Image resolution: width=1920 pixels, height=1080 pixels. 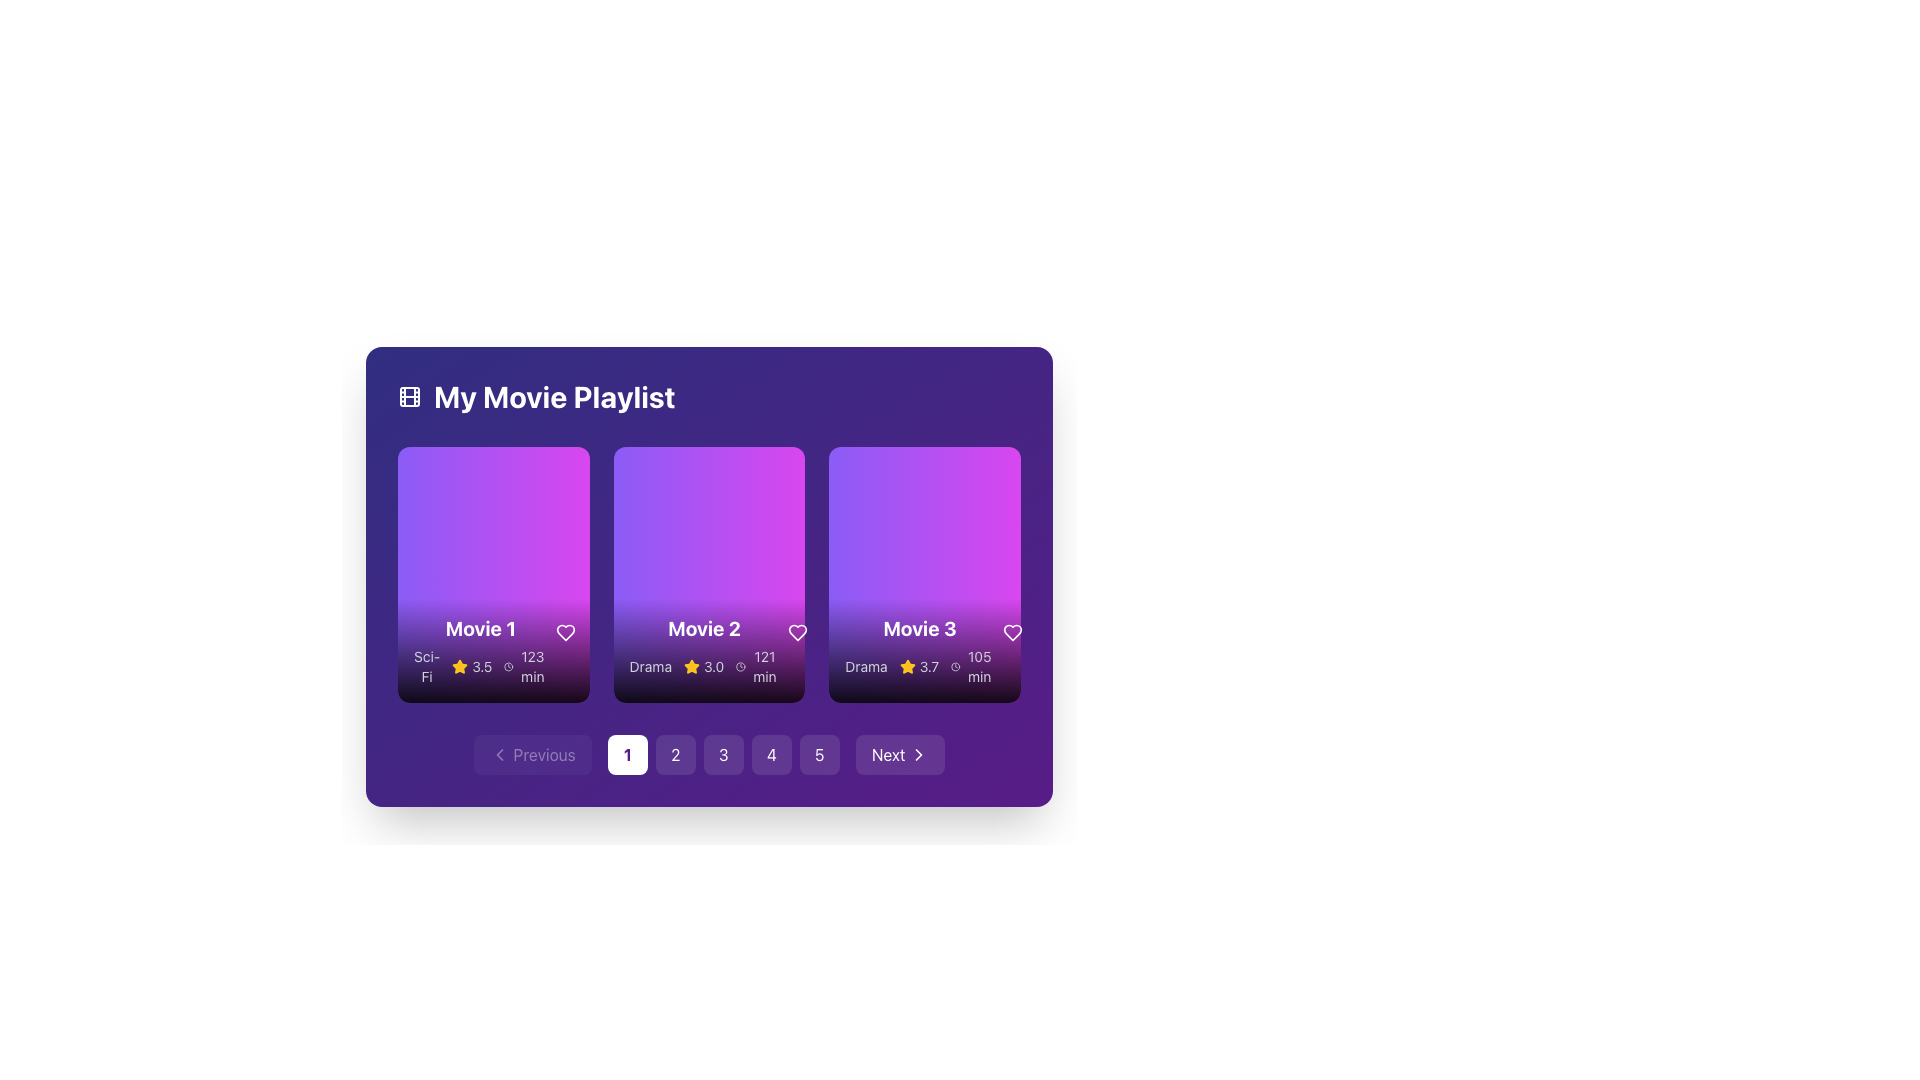 I want to click on the circular button labeled '3' with a purple background, so click(x=722, y=755).